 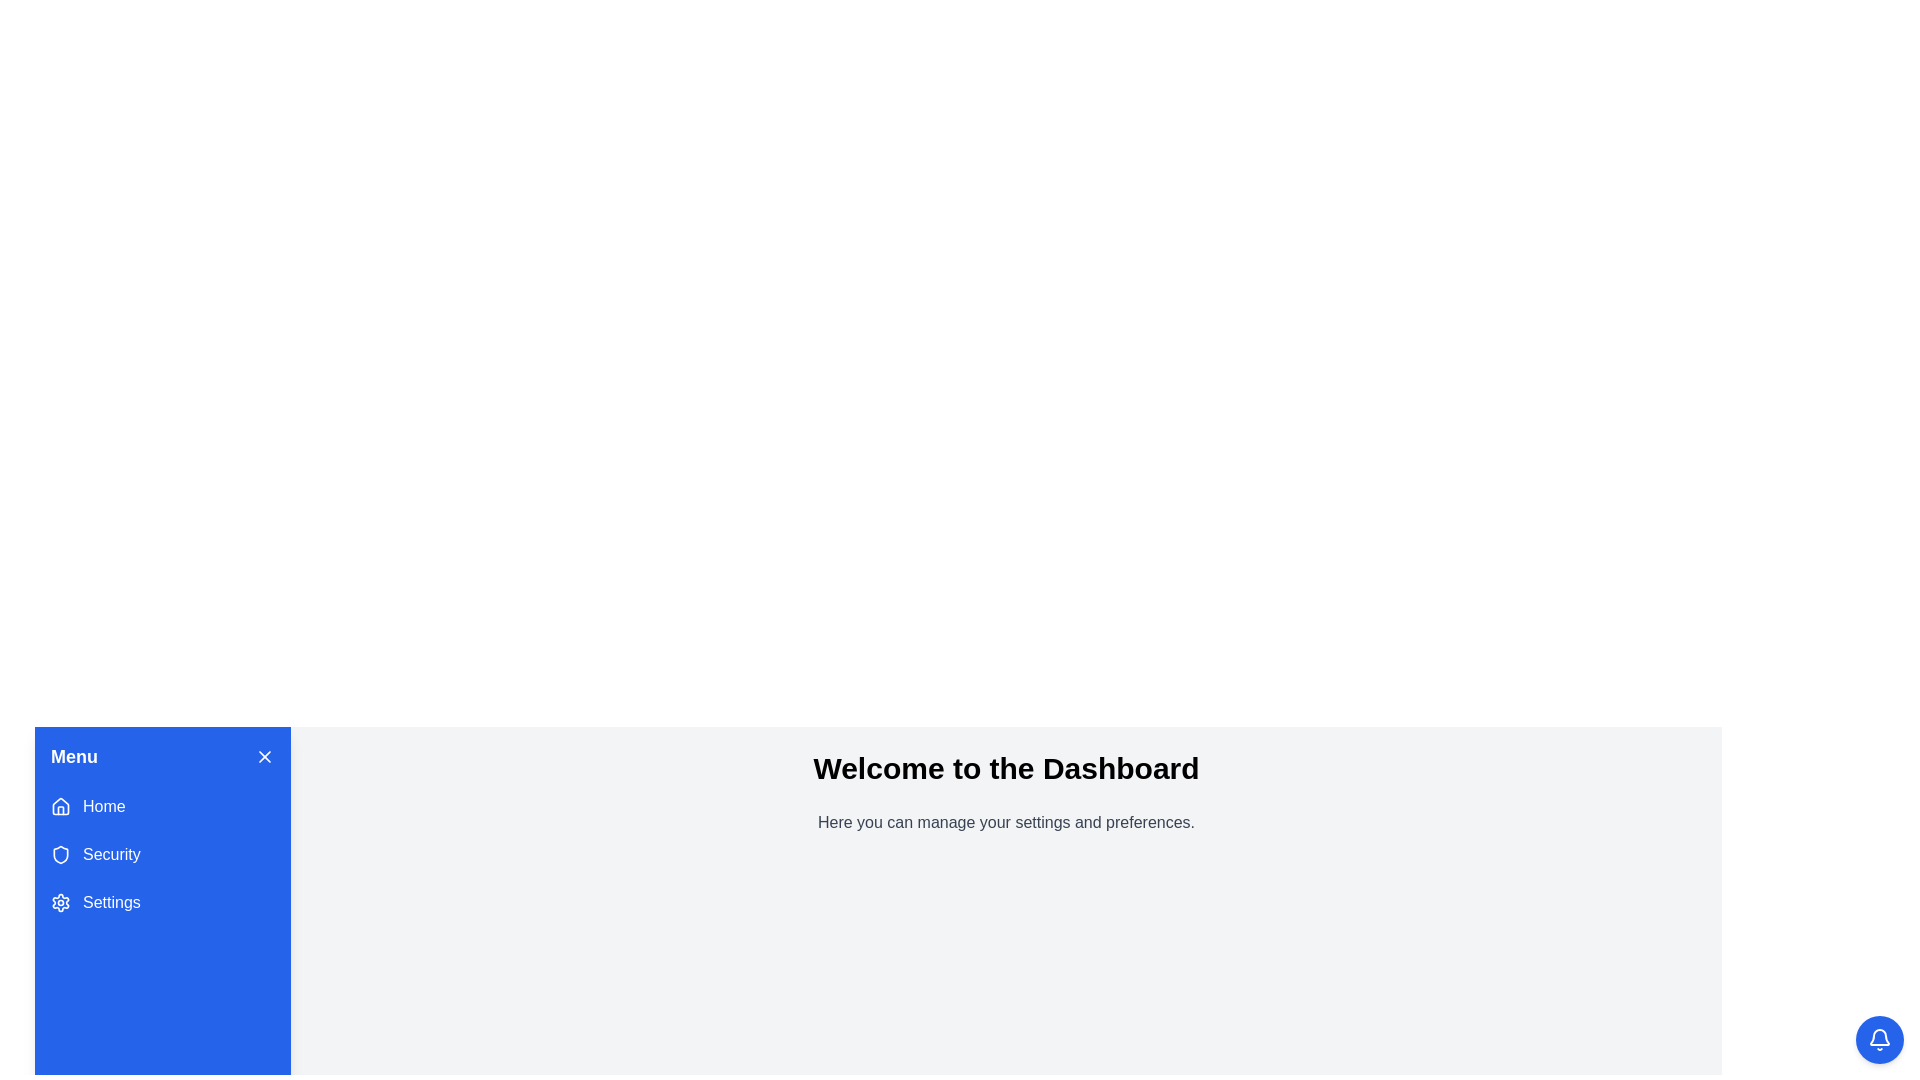 I want to click on the 'Settings' text label, which is the last item, so click(x=110, y=902).